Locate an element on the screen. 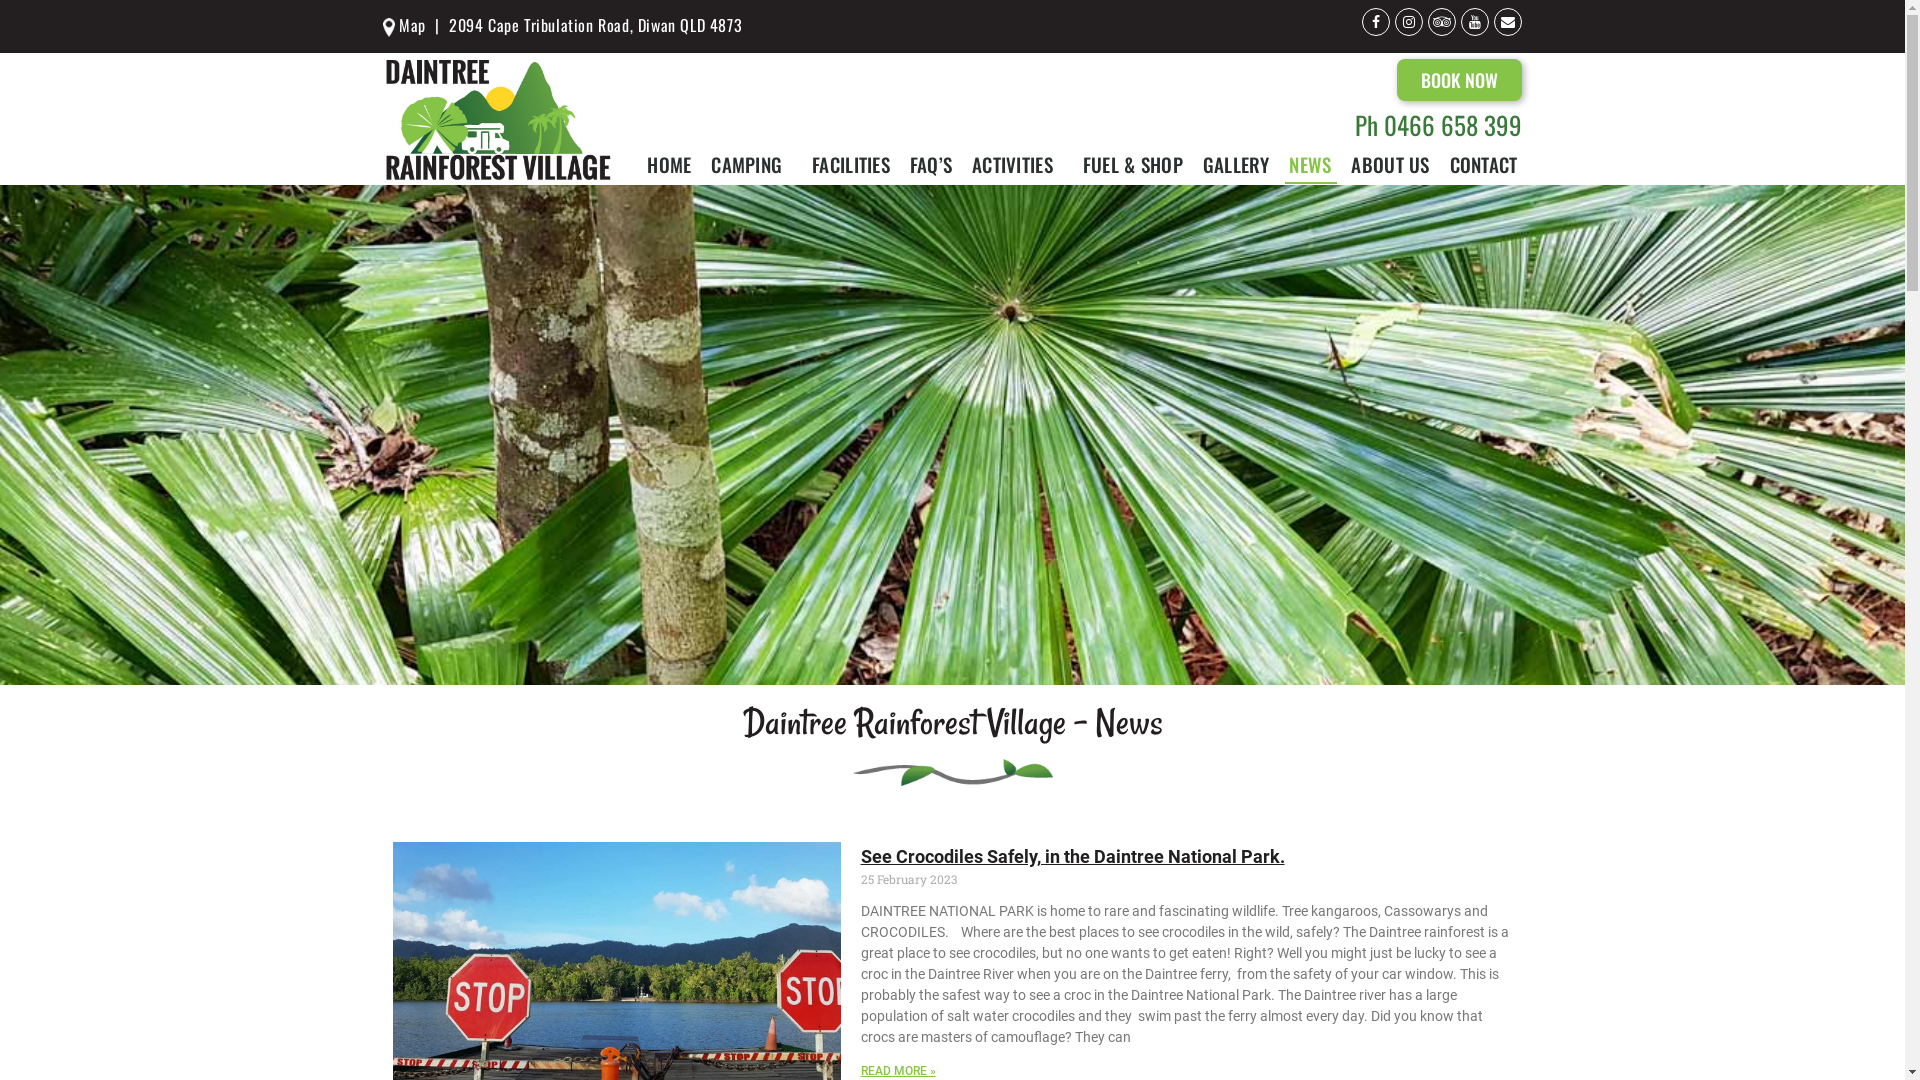 The image size is (1920, 1080). 'BOOK NOW' is located at coordinates (1459, 79).